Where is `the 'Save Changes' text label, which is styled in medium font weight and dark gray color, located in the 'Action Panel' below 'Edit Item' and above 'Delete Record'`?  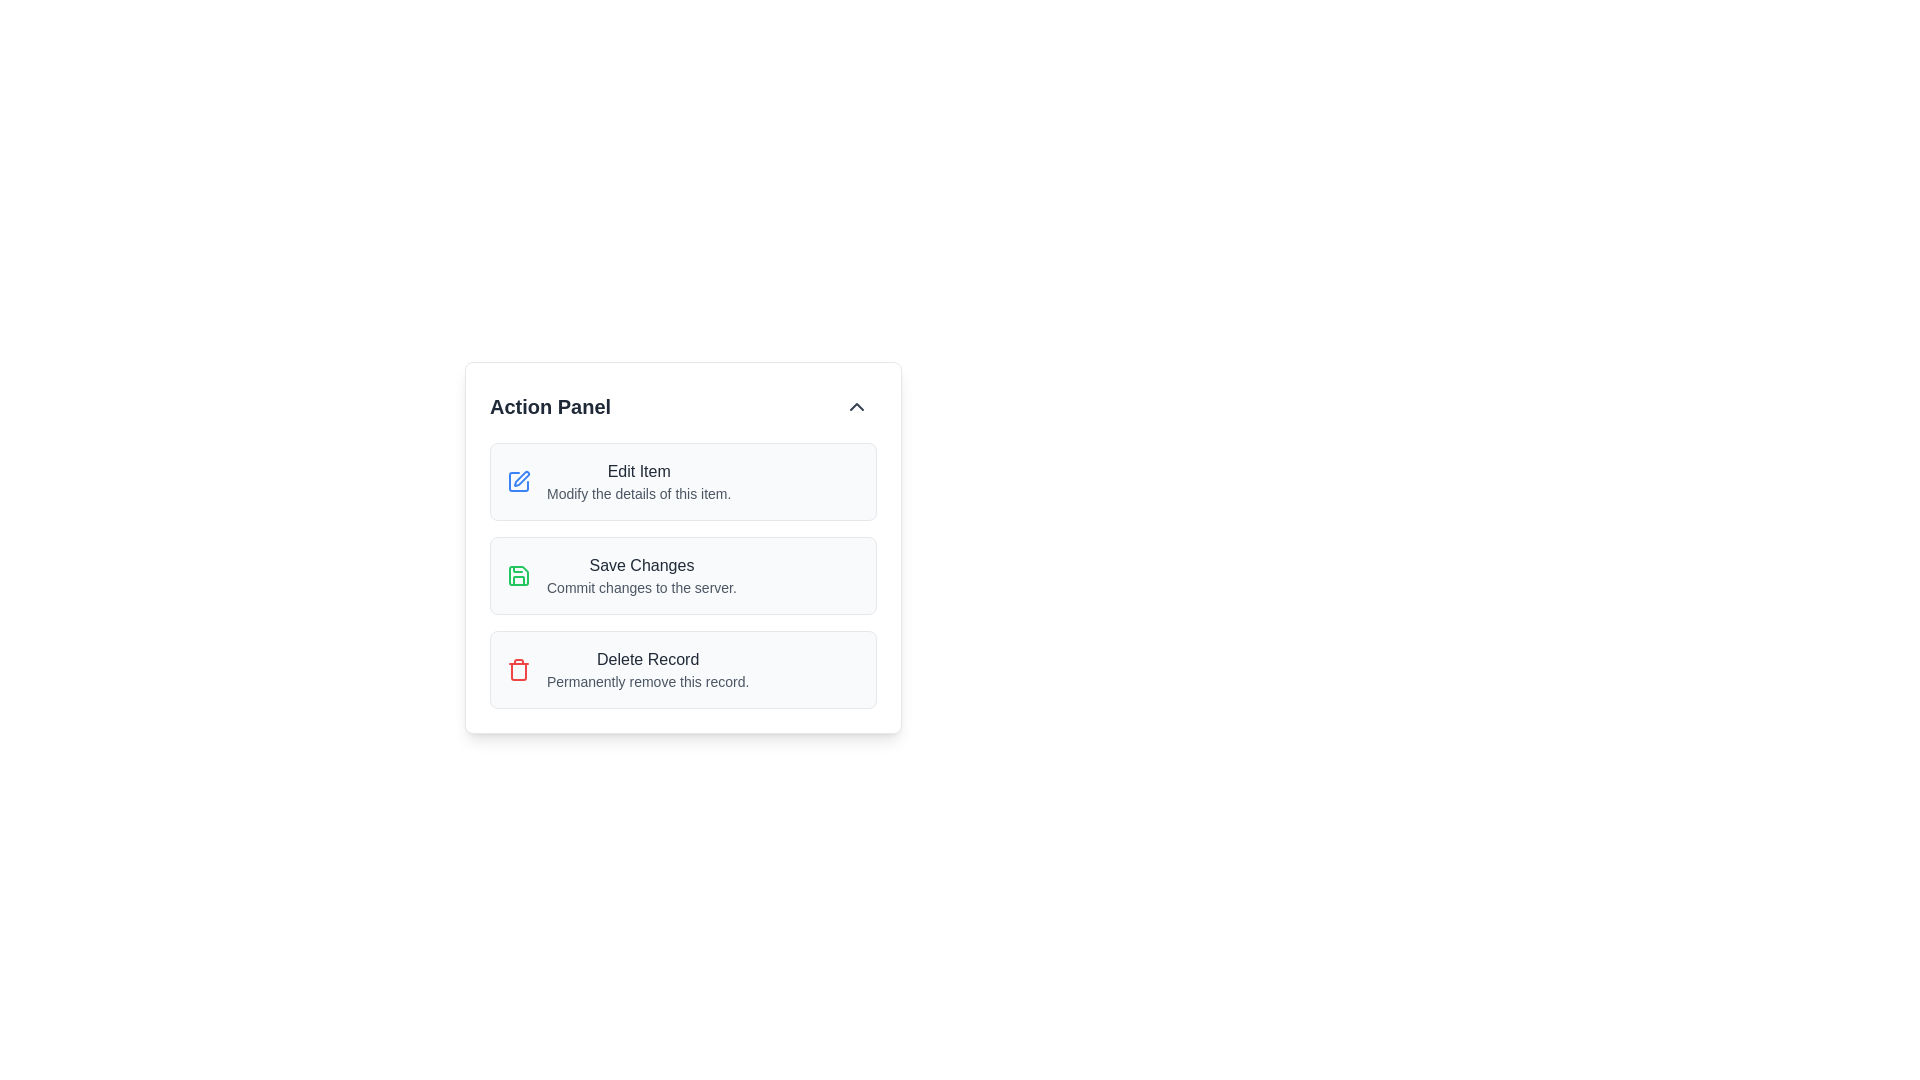
the 'Save Changes' text label, which is styled in medium font weight and dark gray color, located in the 'Action Panel' below 'Edit Item' and above 'Delete Record' is located at coordinates (641, 566).